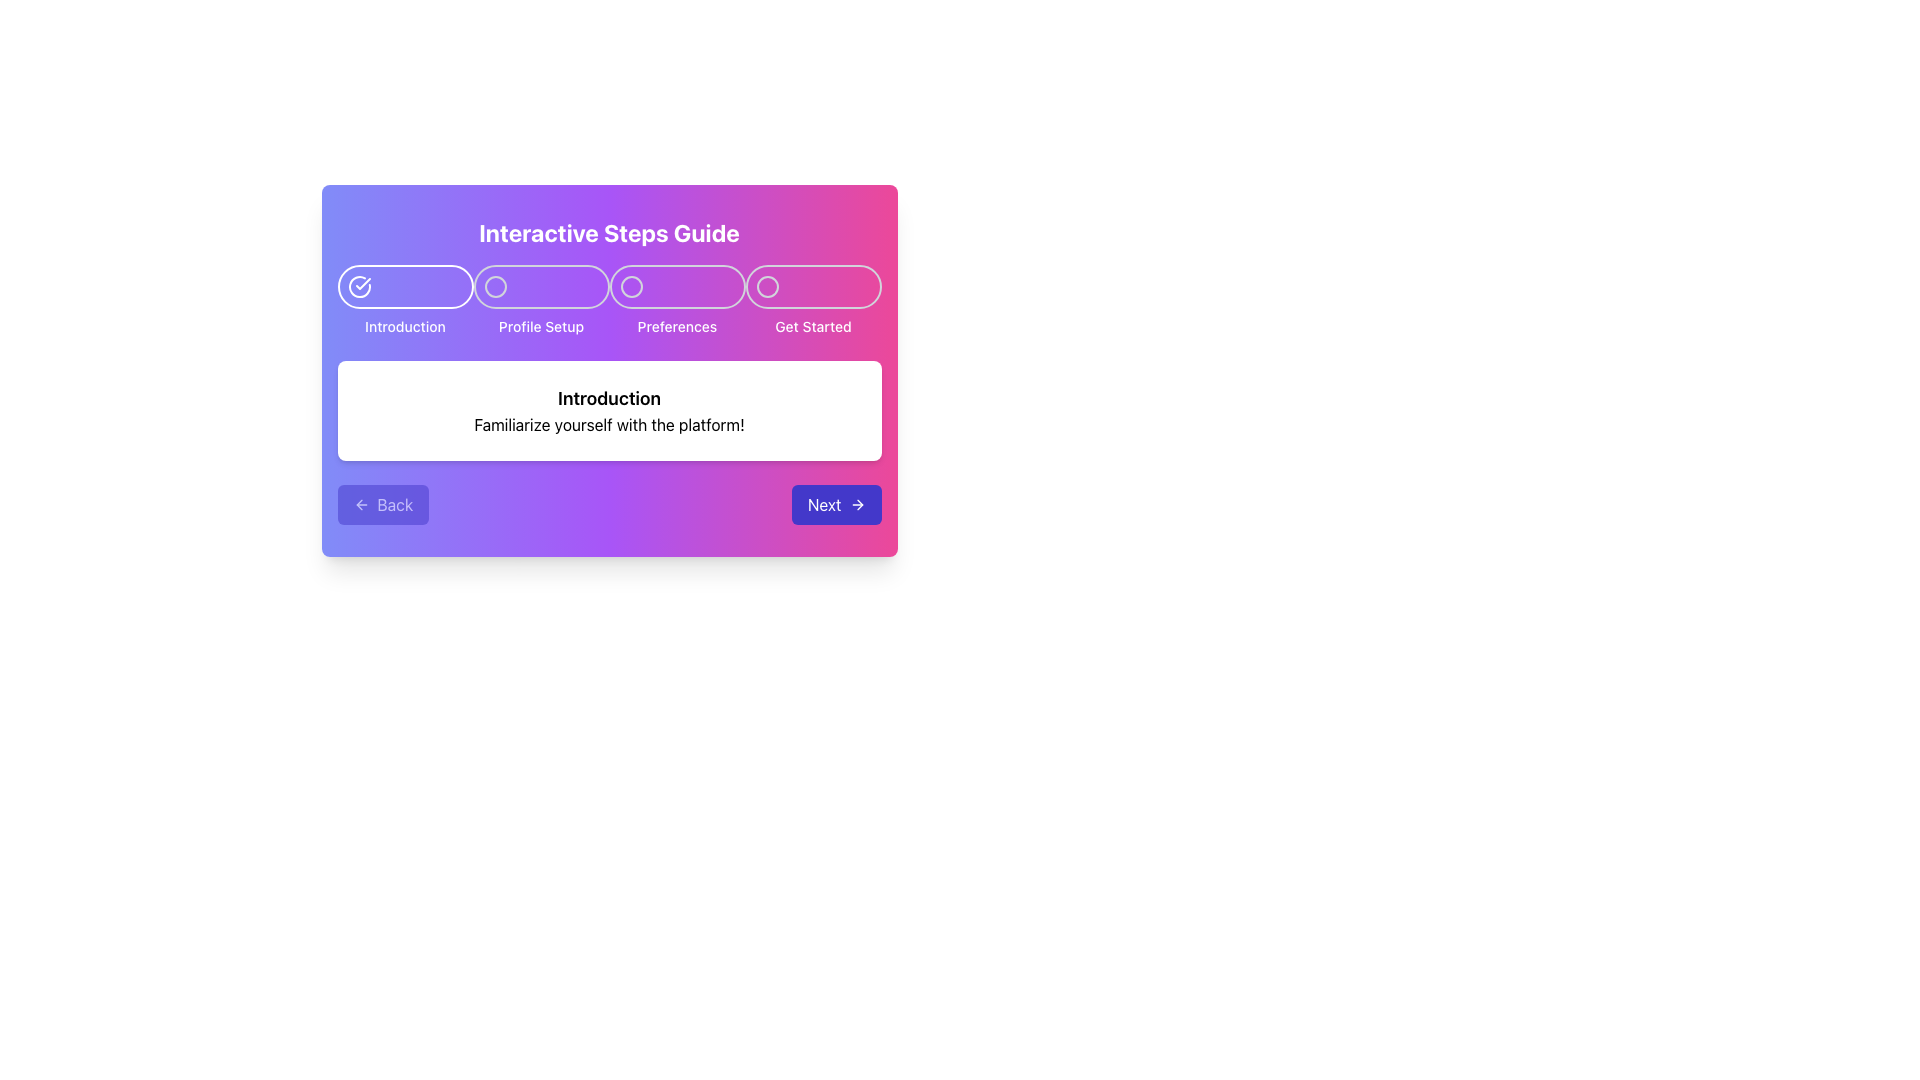 This screenshot has height=1080, width=1920. What do you see at coordinates (404, 286) in the screenshot?
I see `the leftmost Step Indicator Button located just below the title 'Interactive Steps Guide'` at bounding box center [404, 286].